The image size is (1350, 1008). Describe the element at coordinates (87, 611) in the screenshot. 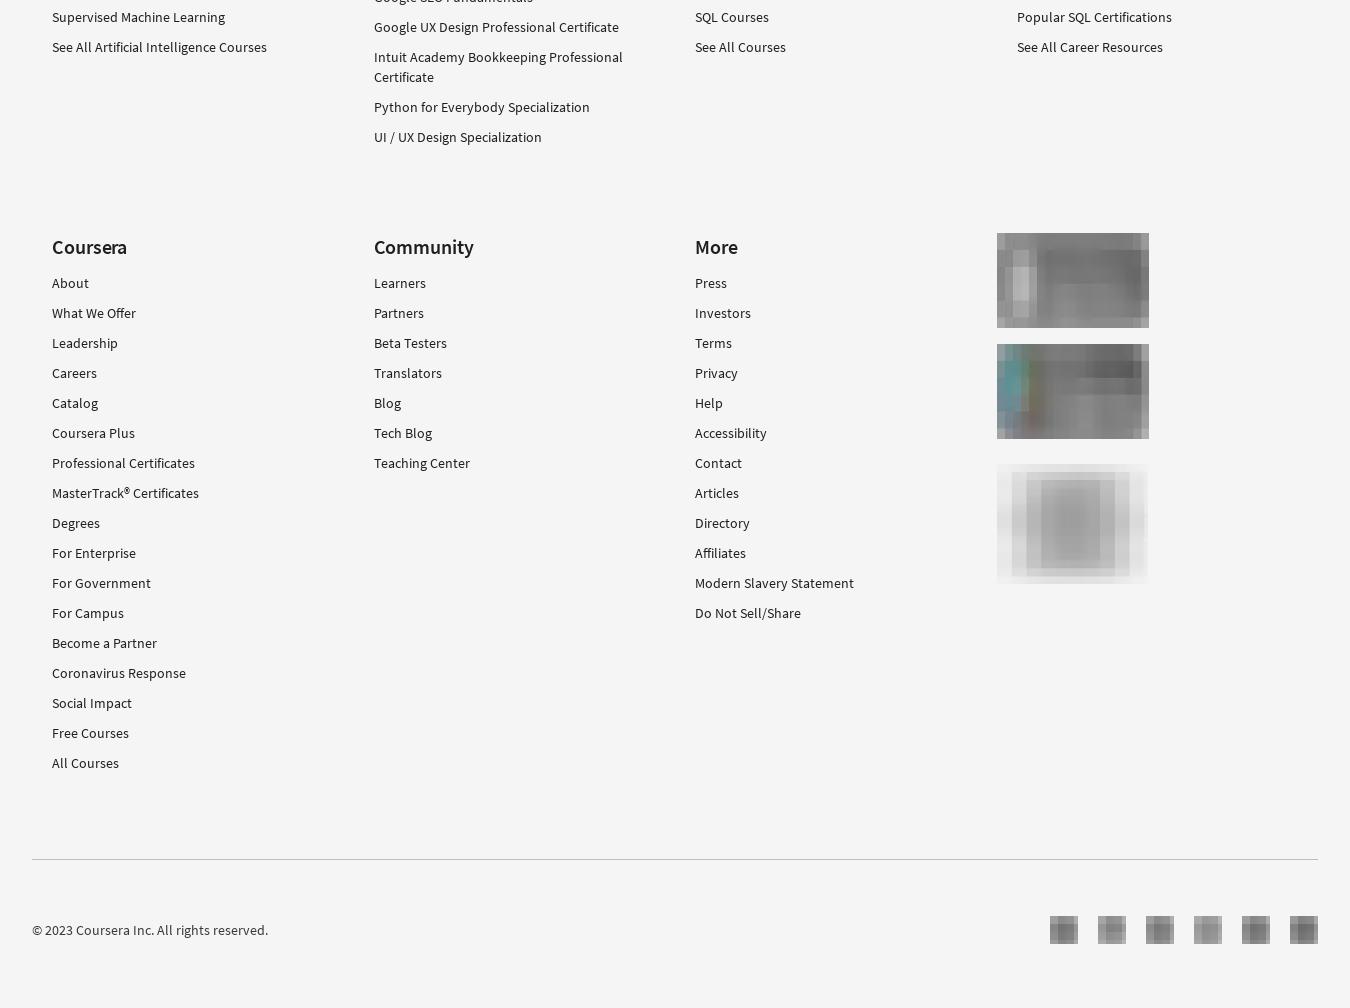

I see `'For Campus'` at that location.